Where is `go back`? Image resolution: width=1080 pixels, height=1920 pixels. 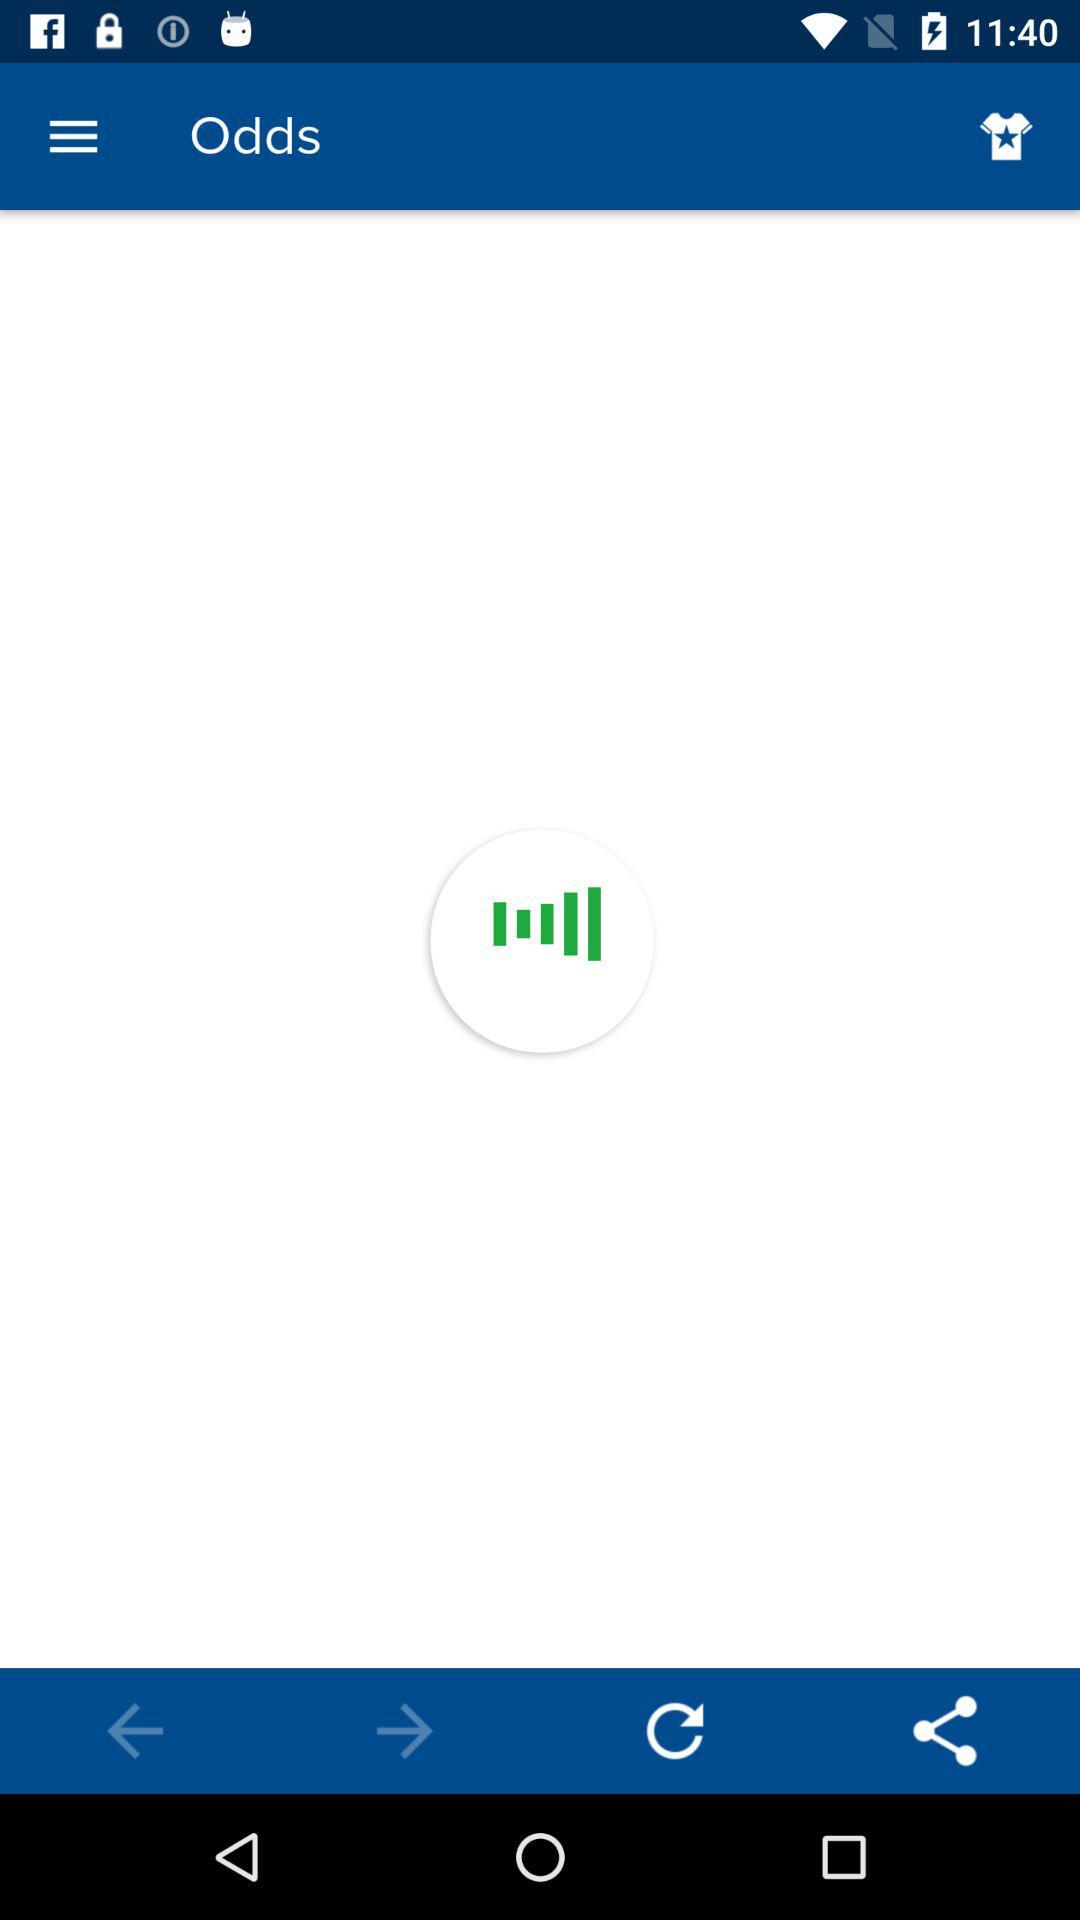
go back is located at coordinates (675, 1730).